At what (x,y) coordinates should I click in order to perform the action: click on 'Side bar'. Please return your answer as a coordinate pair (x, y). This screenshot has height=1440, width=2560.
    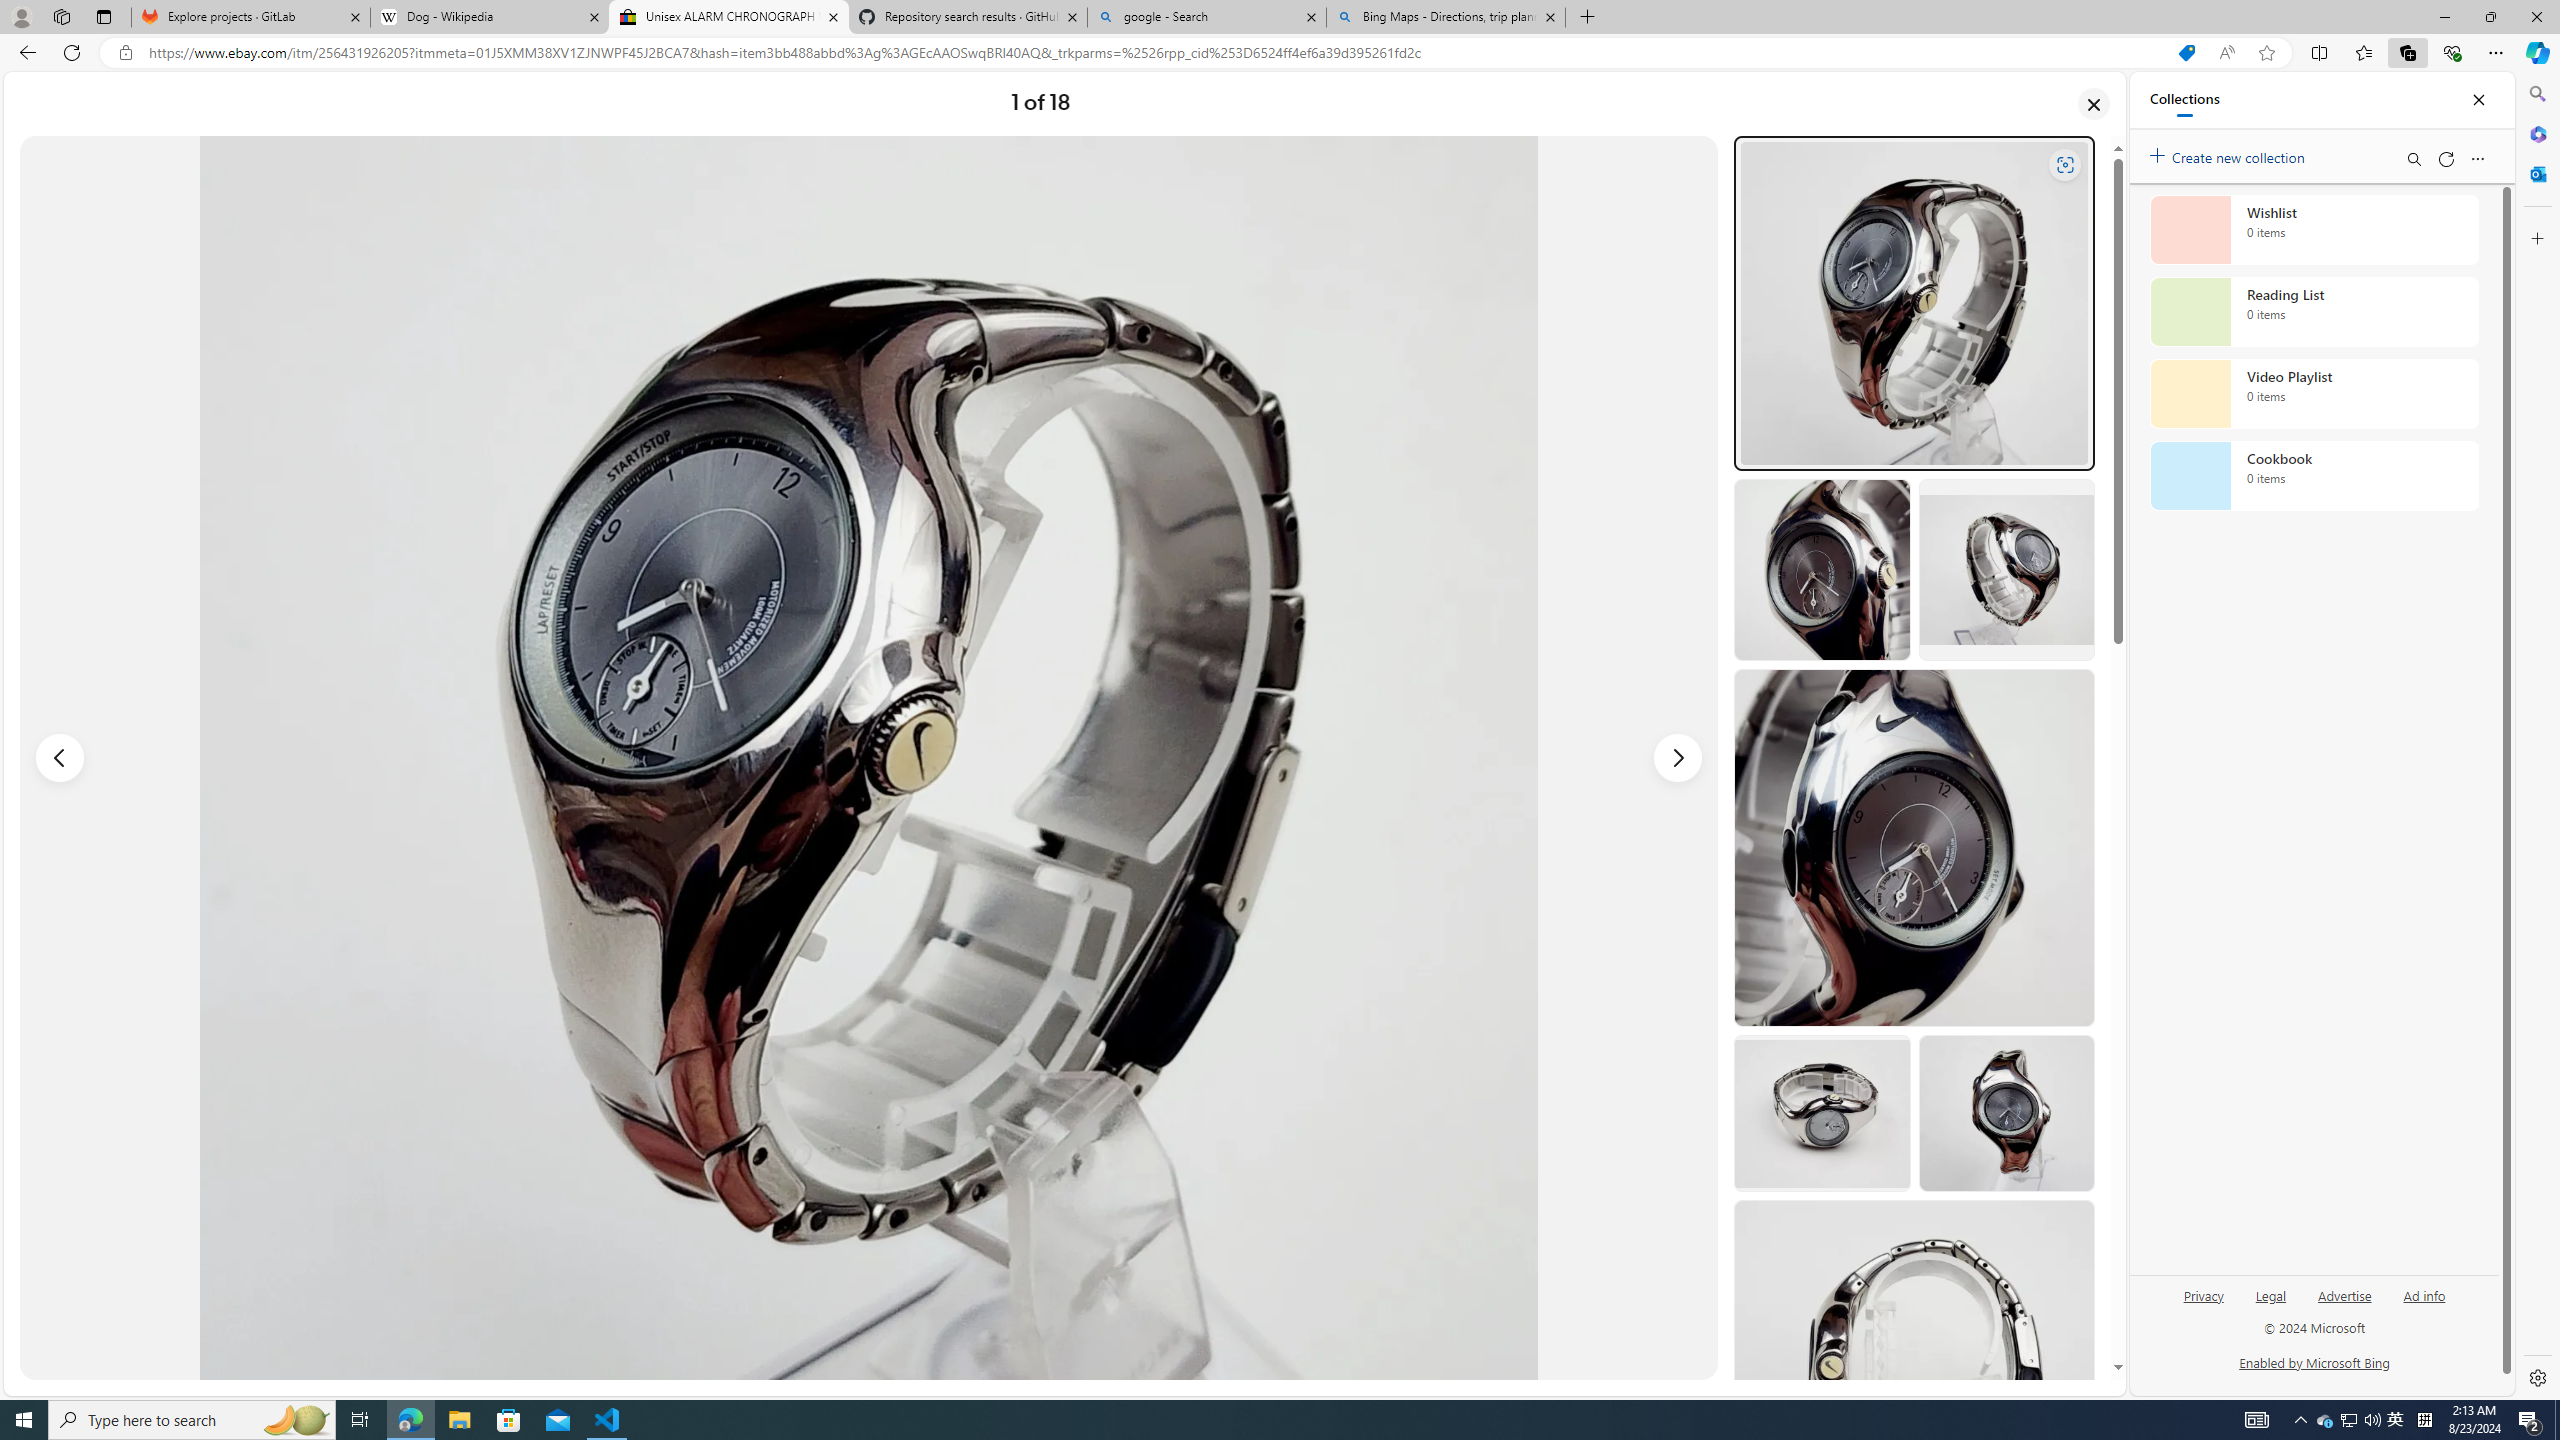
    Looking at the image, I should click on (2537, 735).